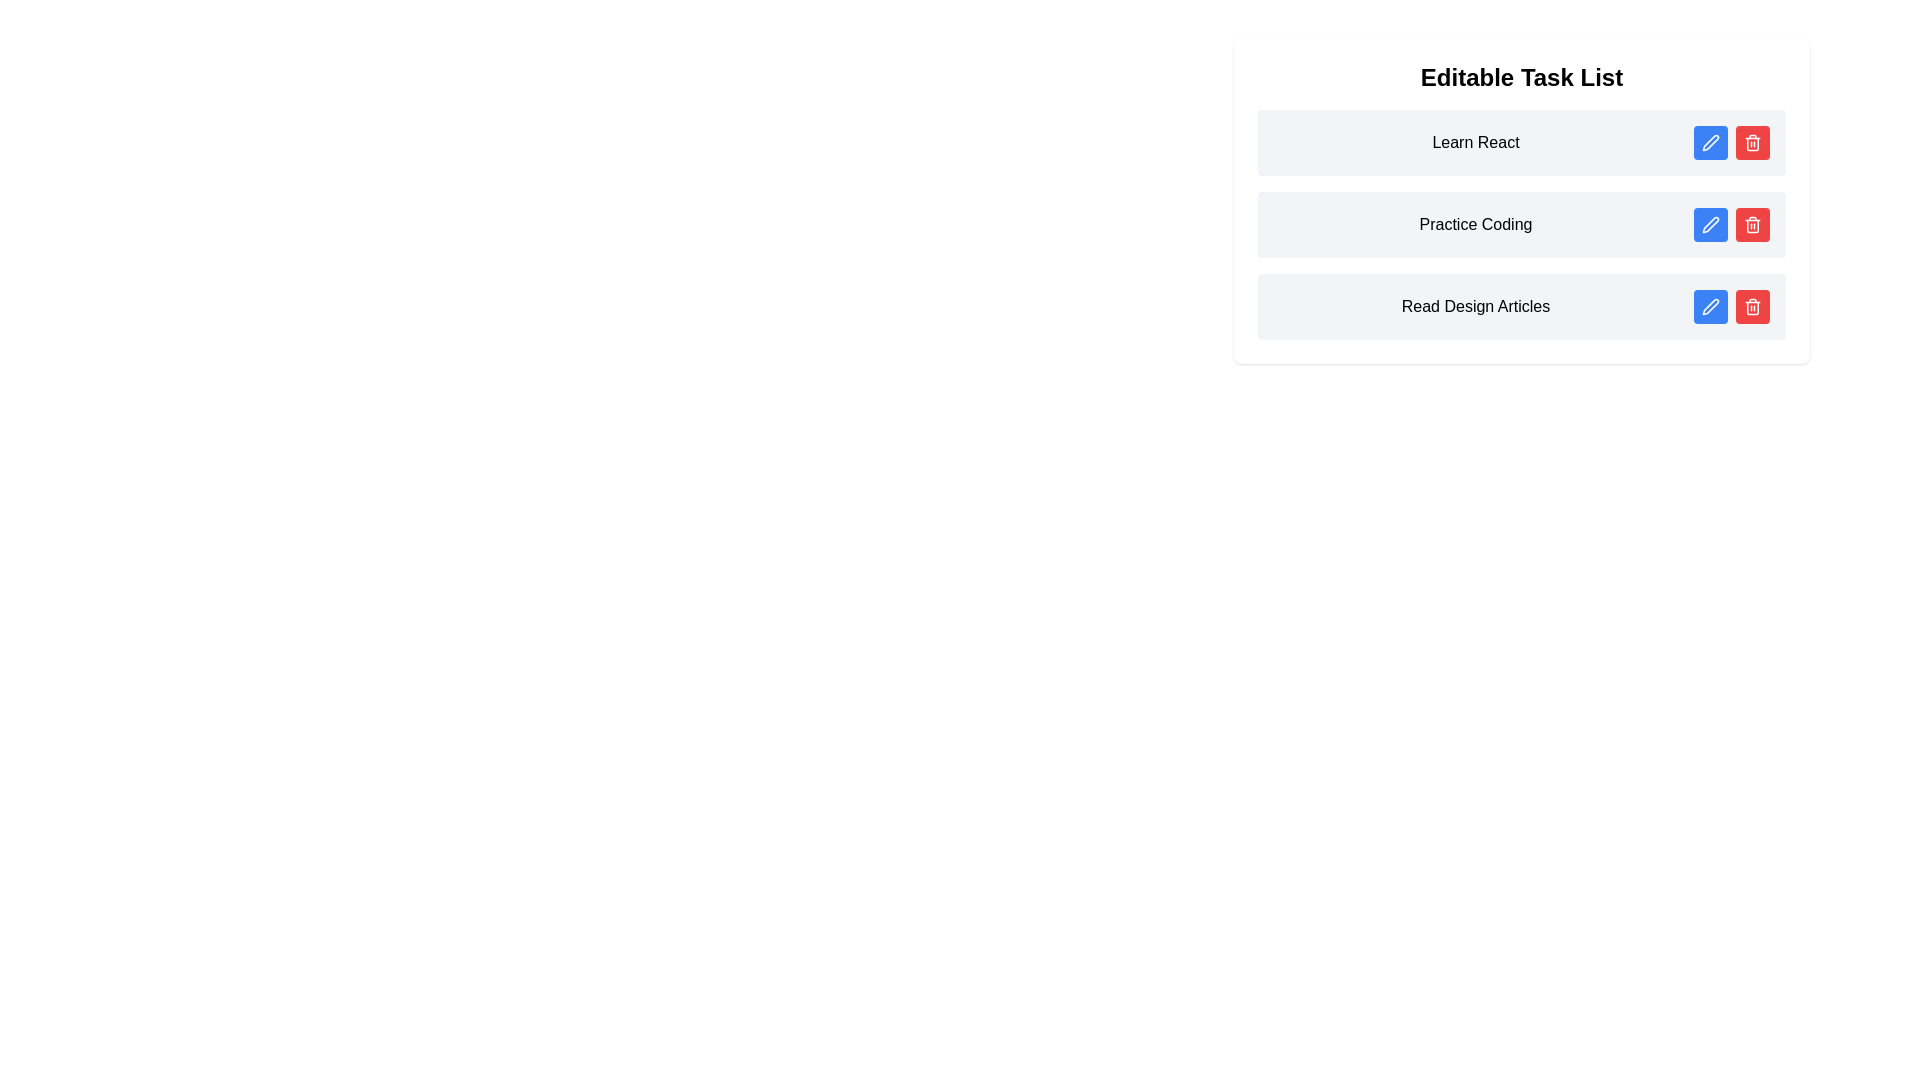 The image size is (1920, 1080). I want to click on the pen icon within the blue circular button located to the right of the 'Learn React' list entry, so click(1709, 141).